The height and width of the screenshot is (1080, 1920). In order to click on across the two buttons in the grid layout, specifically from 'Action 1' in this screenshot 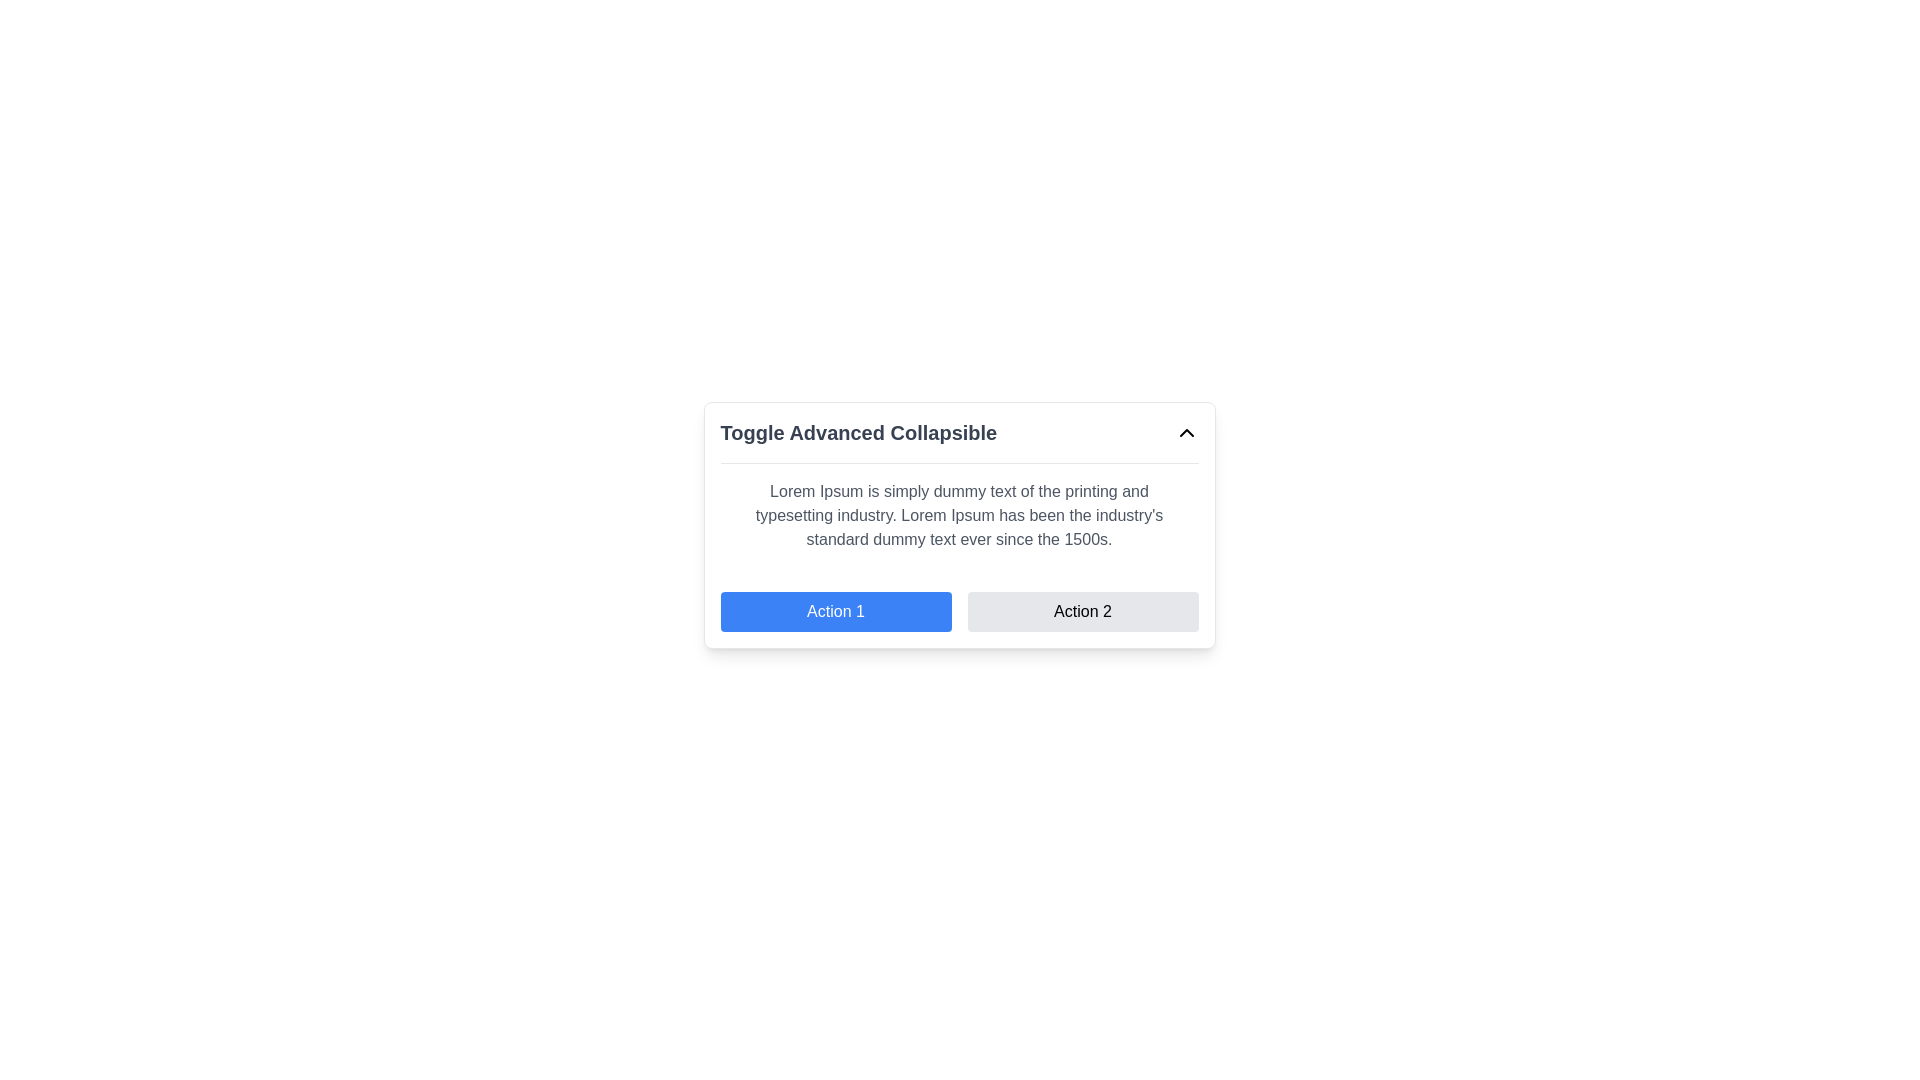, I will do `click(958, 611)`.